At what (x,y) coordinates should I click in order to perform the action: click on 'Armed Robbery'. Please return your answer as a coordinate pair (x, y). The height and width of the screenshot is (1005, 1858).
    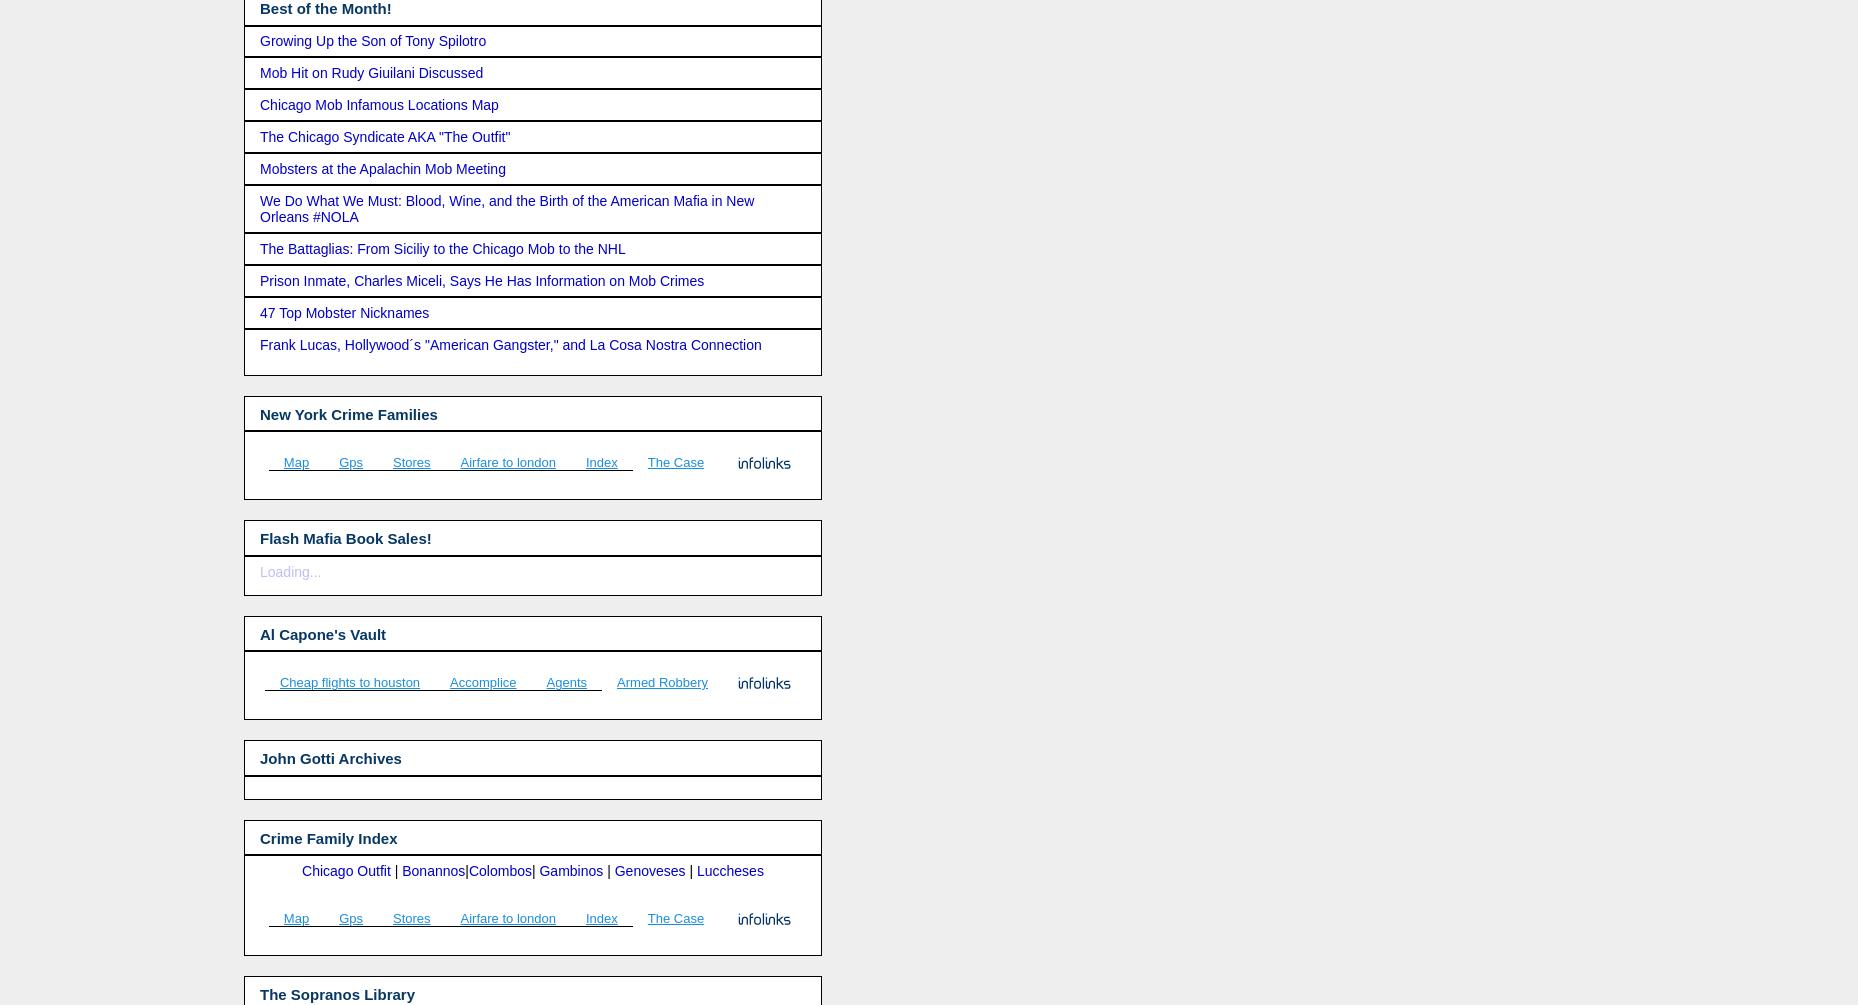
    Looking at the image, I should click on (662, 682).